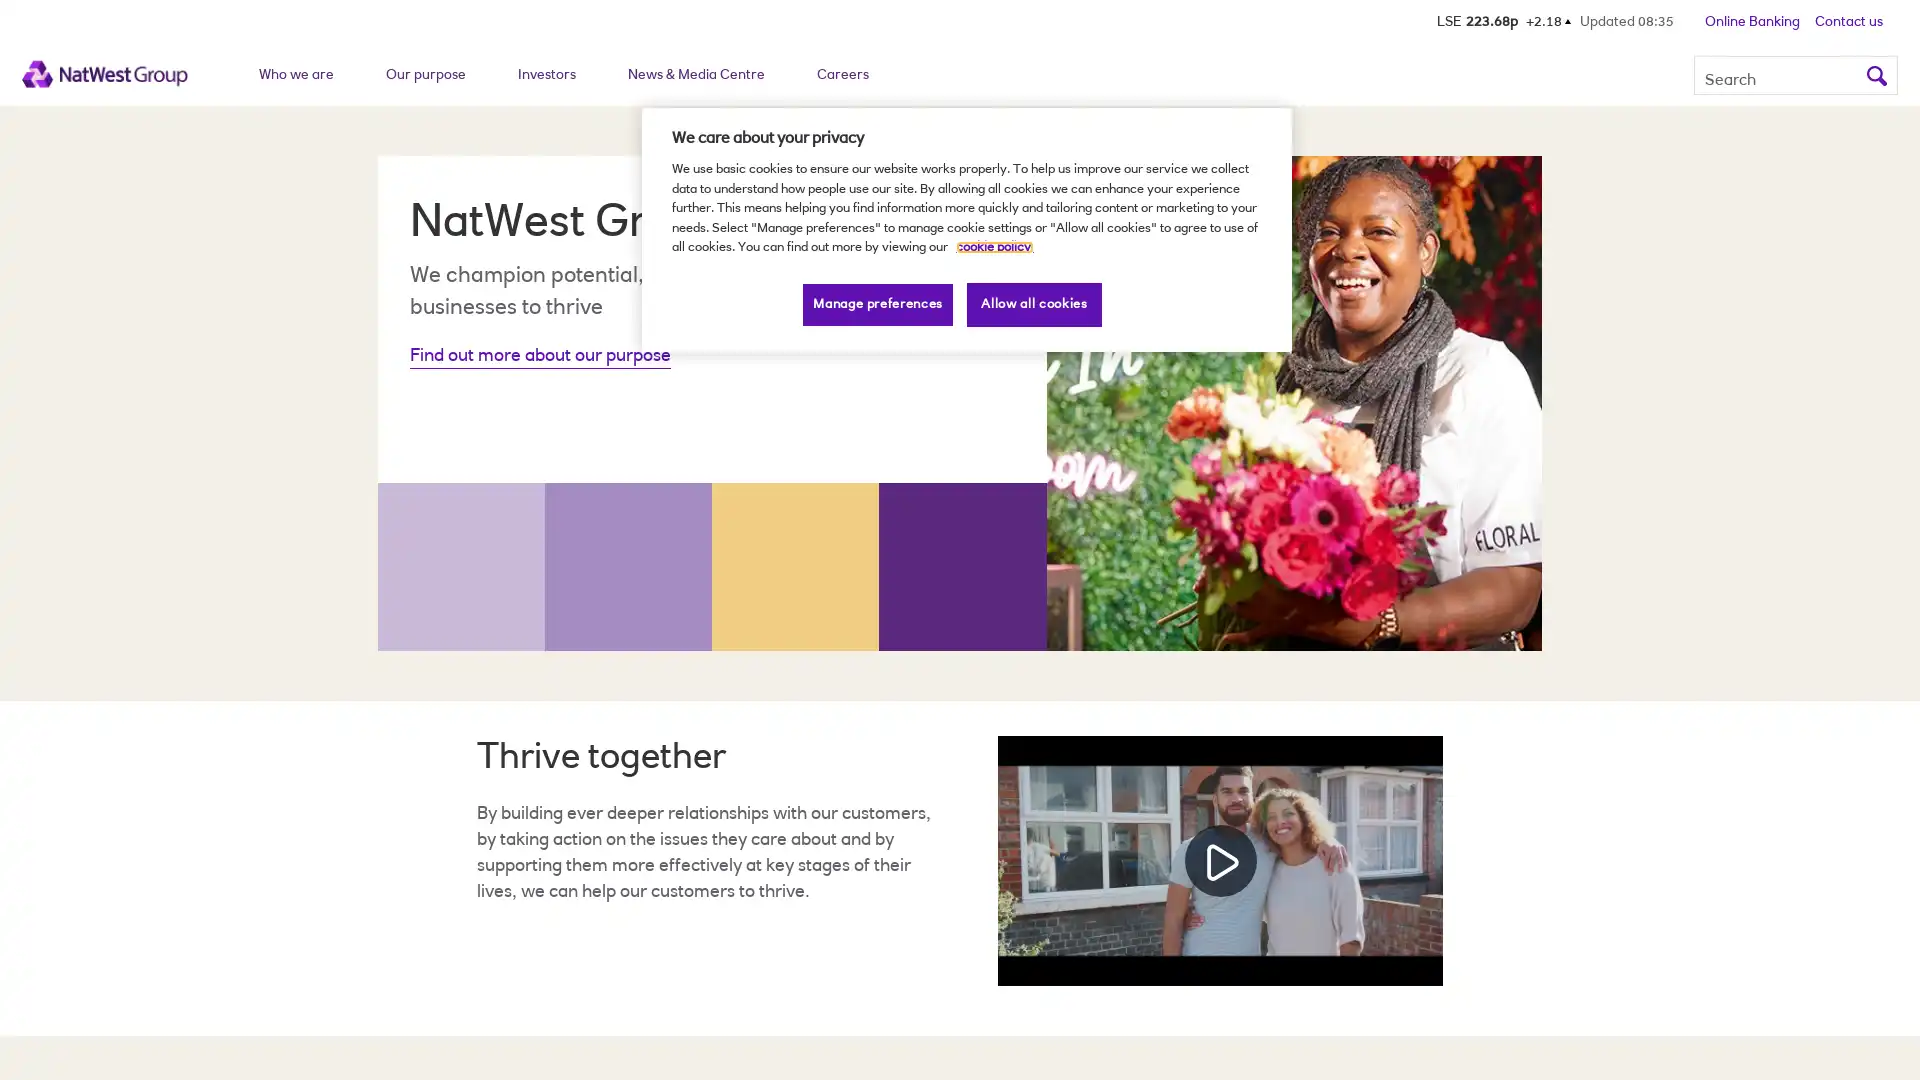  I want to click on Search, so click(1875, 73).